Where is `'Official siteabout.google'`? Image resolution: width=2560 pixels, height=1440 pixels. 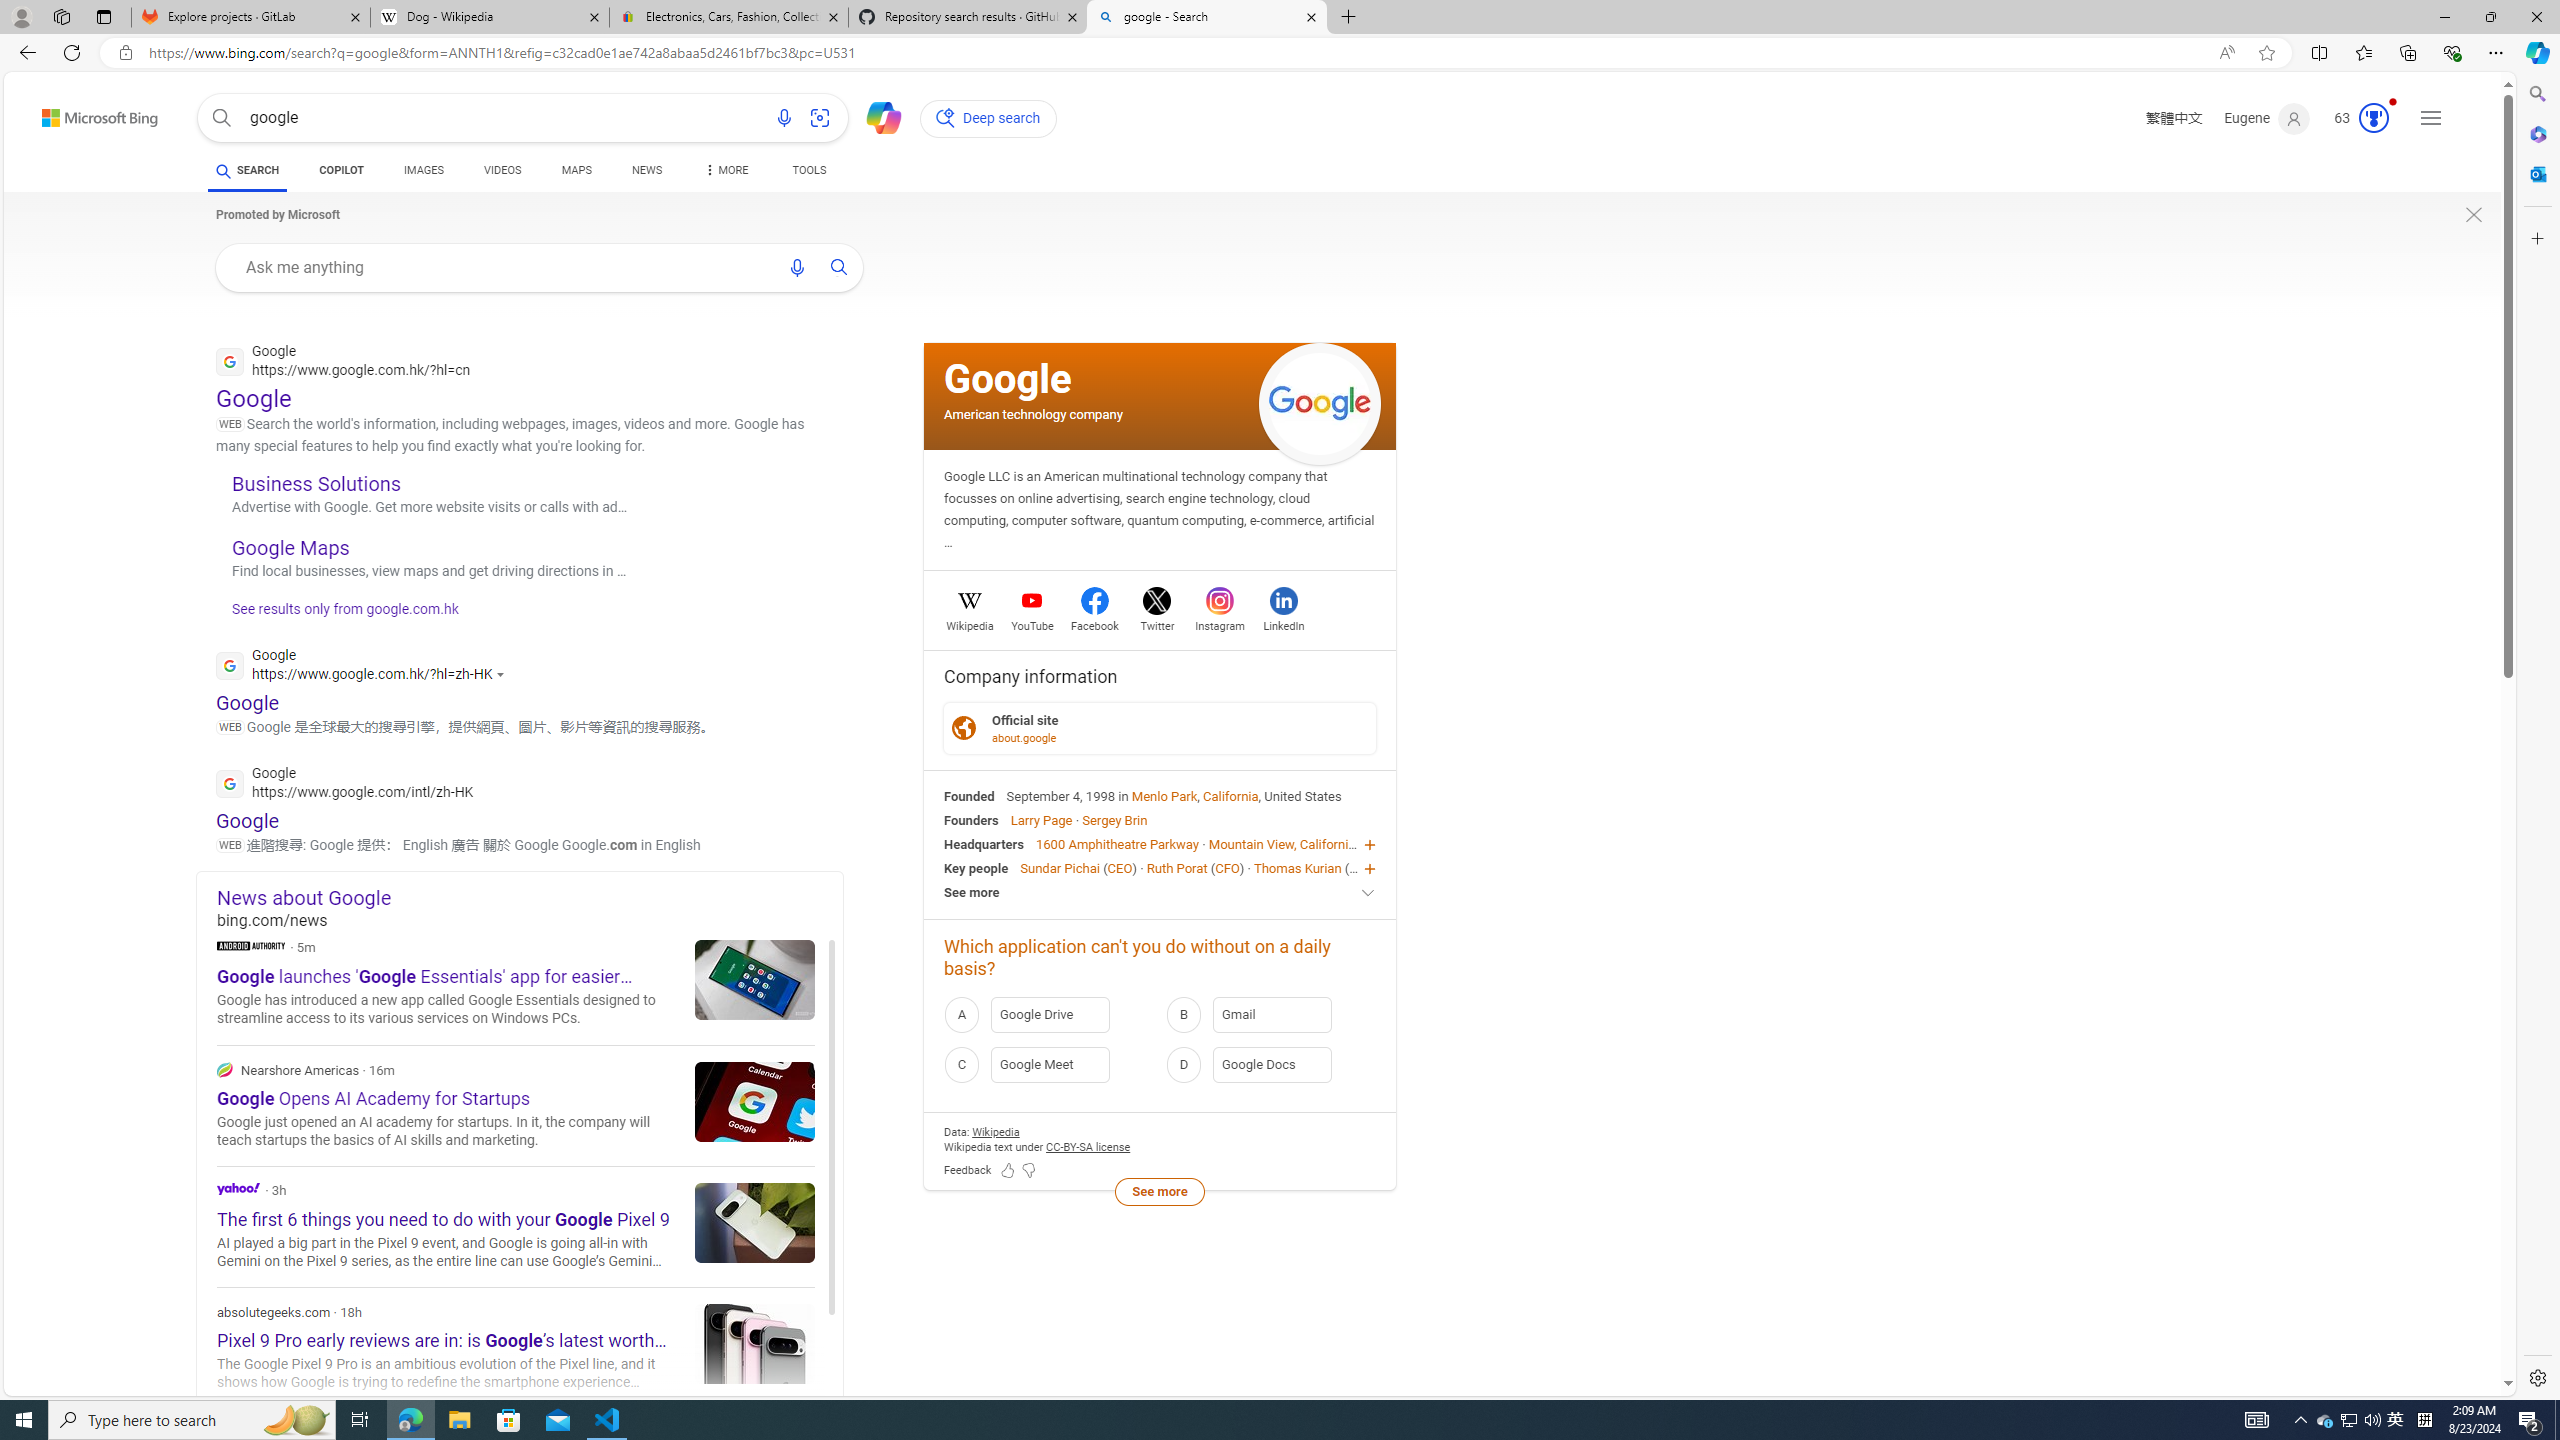
'Official siteabout.google' is located at coordinates (1159, 727).